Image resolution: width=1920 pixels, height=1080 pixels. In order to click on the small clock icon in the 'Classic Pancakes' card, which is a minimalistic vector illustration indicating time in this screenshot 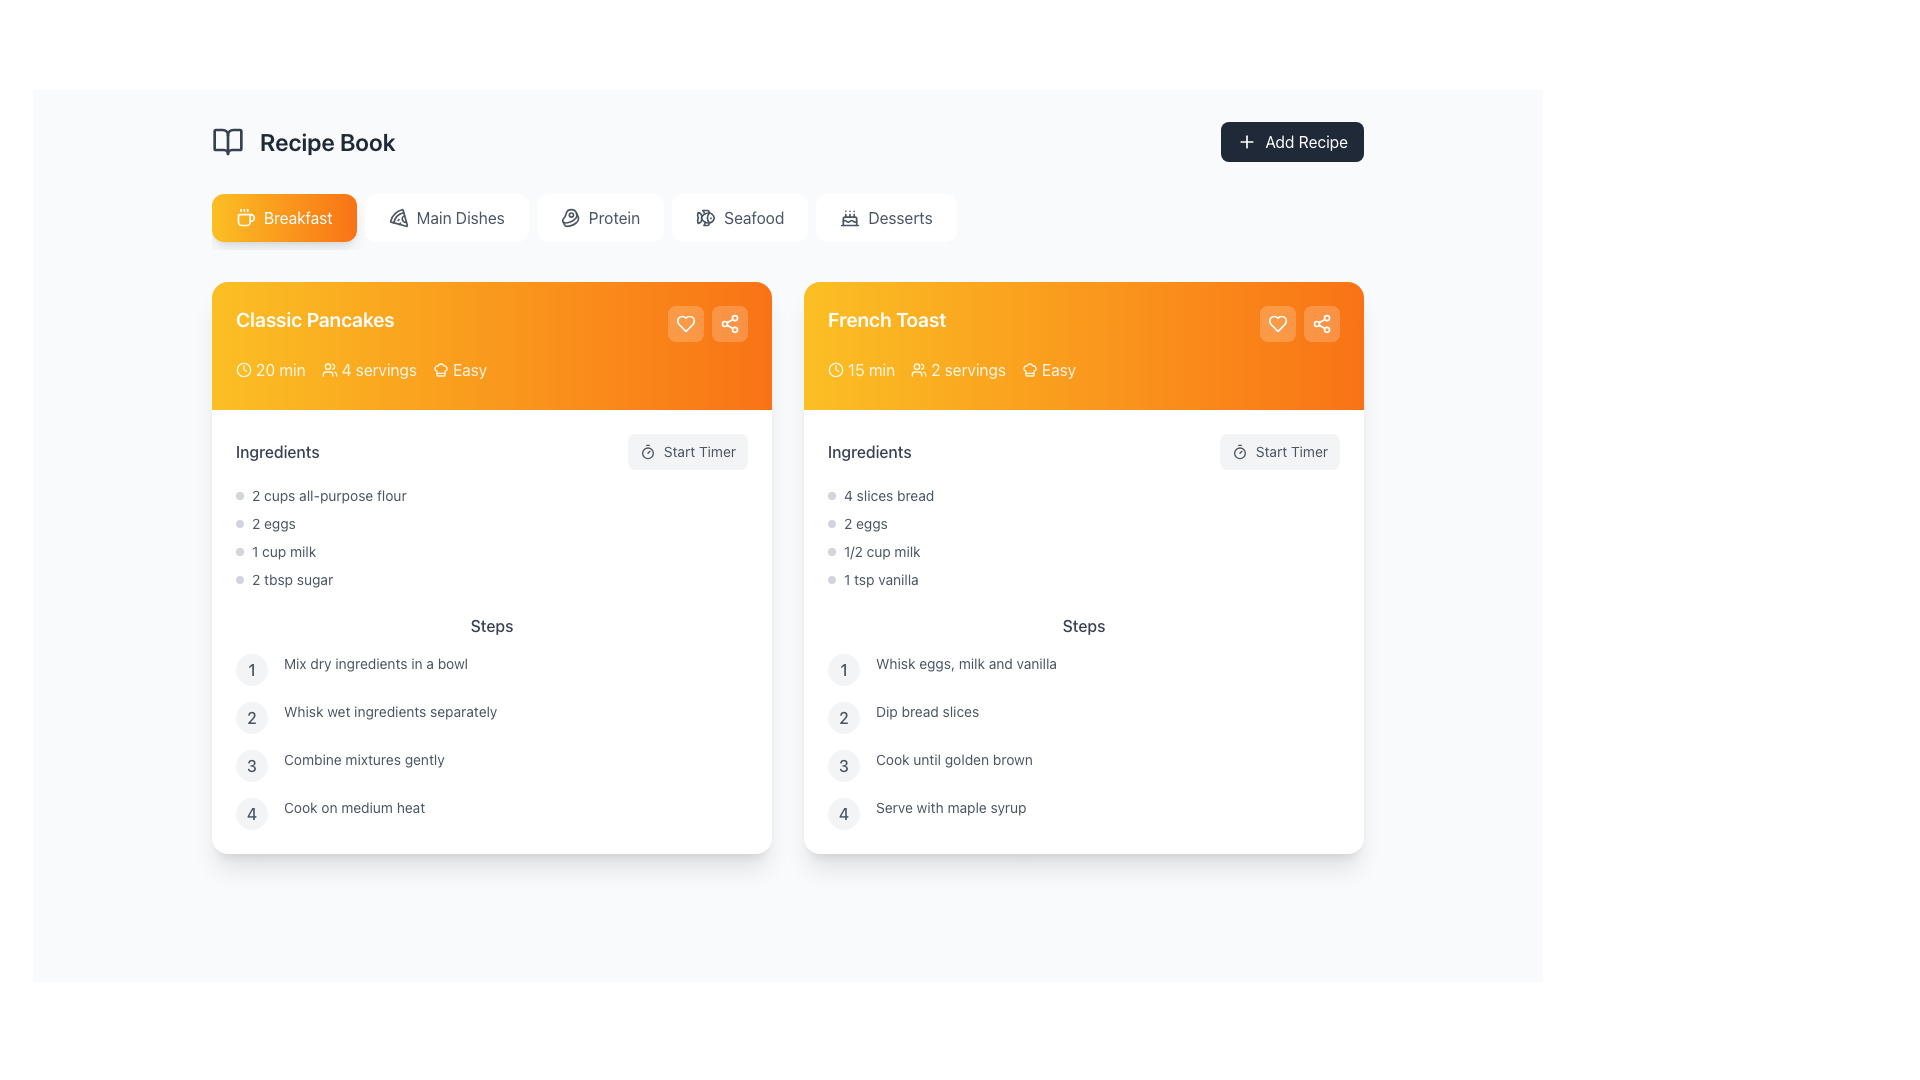, I will do `click(243, 370)`.